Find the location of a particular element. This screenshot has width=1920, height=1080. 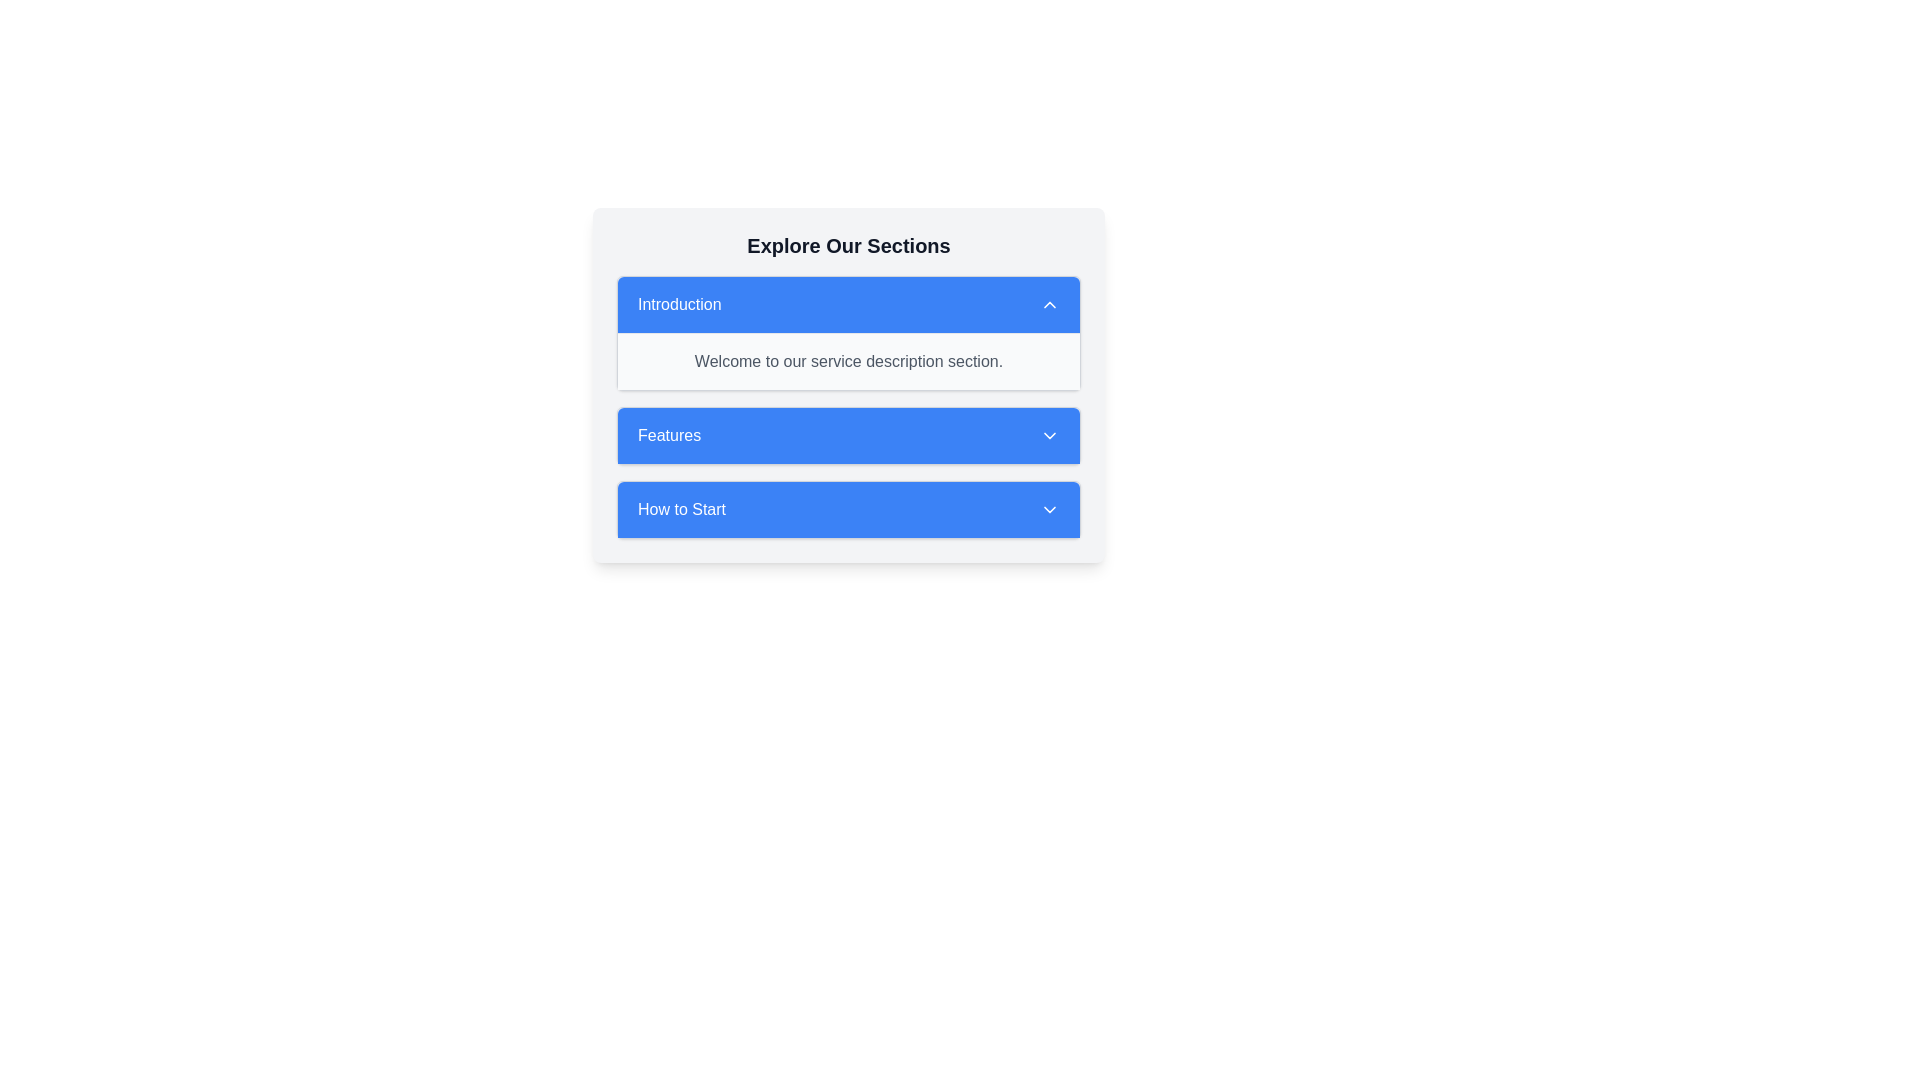

text block containing the phrase 'Welcome to our service description section.' which is centrally located in the 'Introduction' section, styled in gray on a light gray background is located at coordinates (849, 362).